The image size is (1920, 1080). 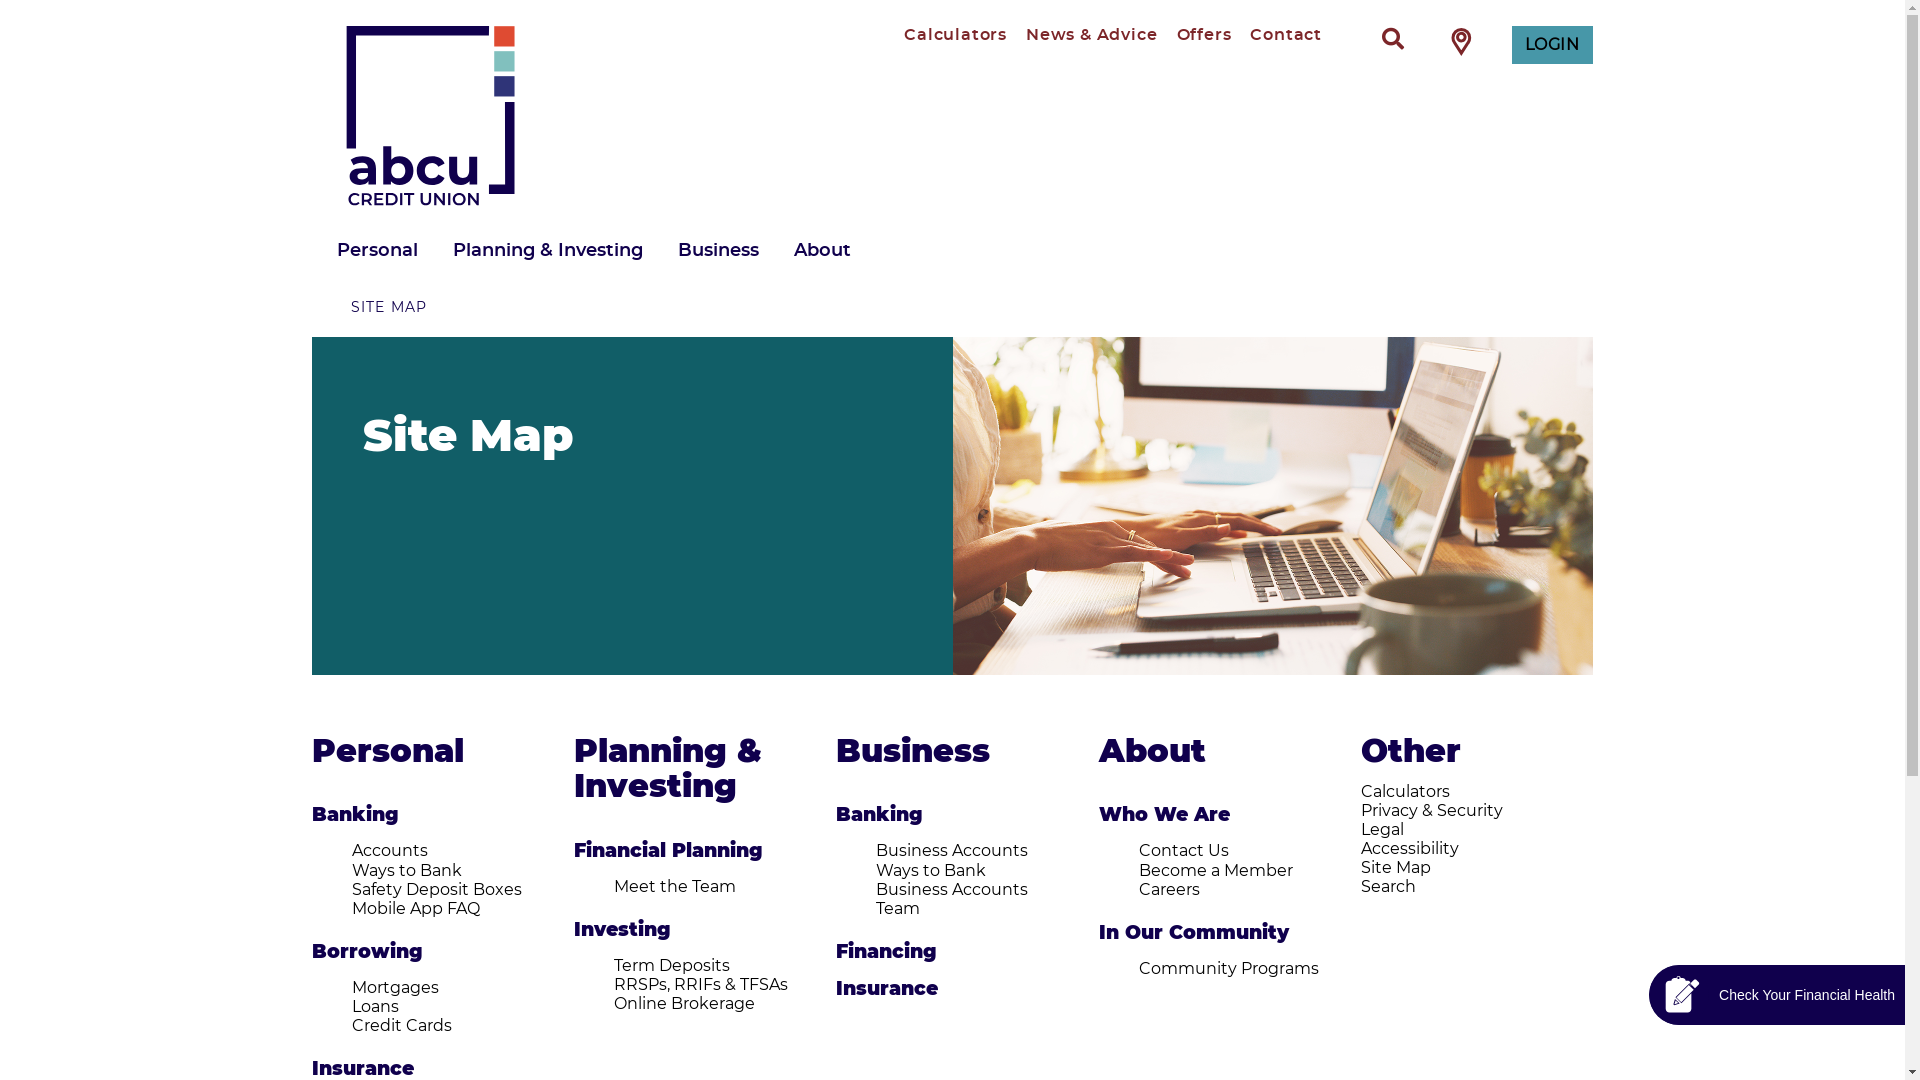 What do you see at coordinates (1551, 45) in the screenshot?
I see `'LOGIN'` at bounding box center [1551, 45].